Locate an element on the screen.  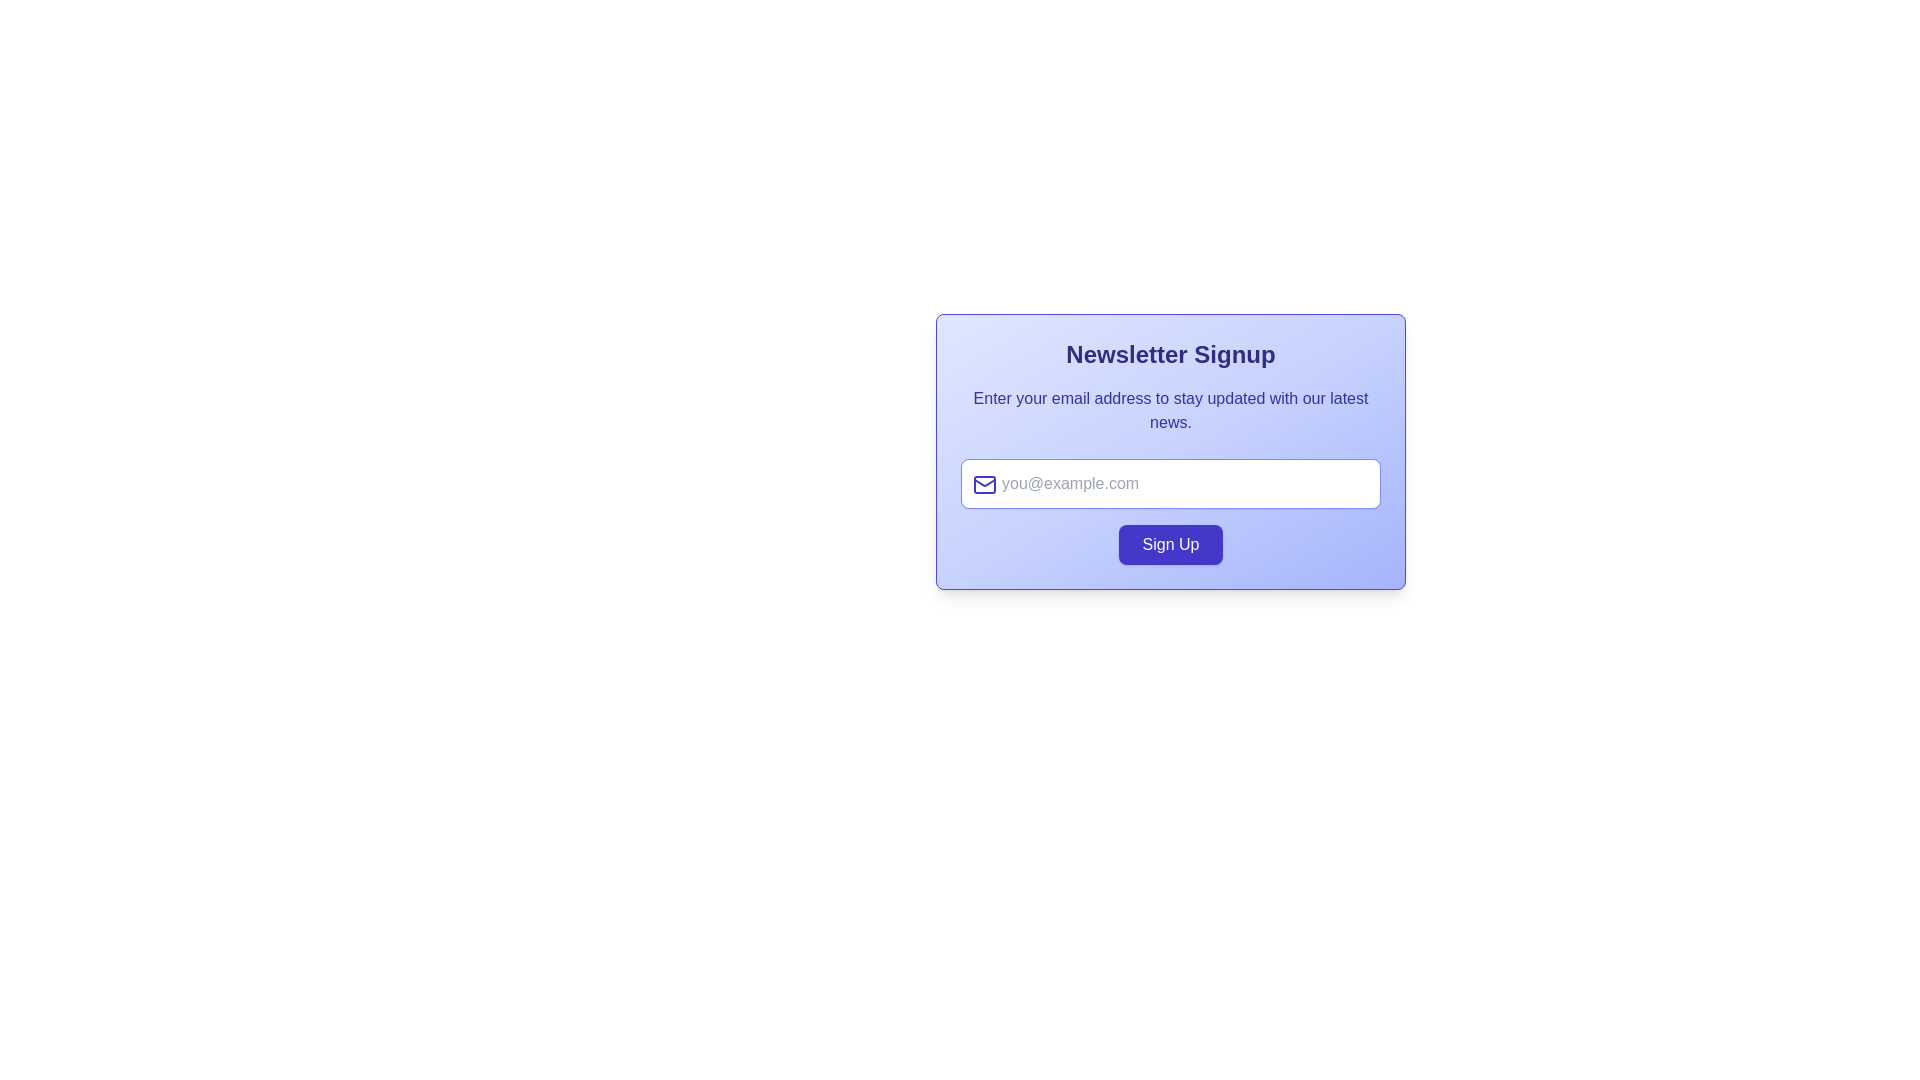
the heading text label for the newsletter signup section, which is positioned at the top of a light blue card is located at coordinates (1171, 353).